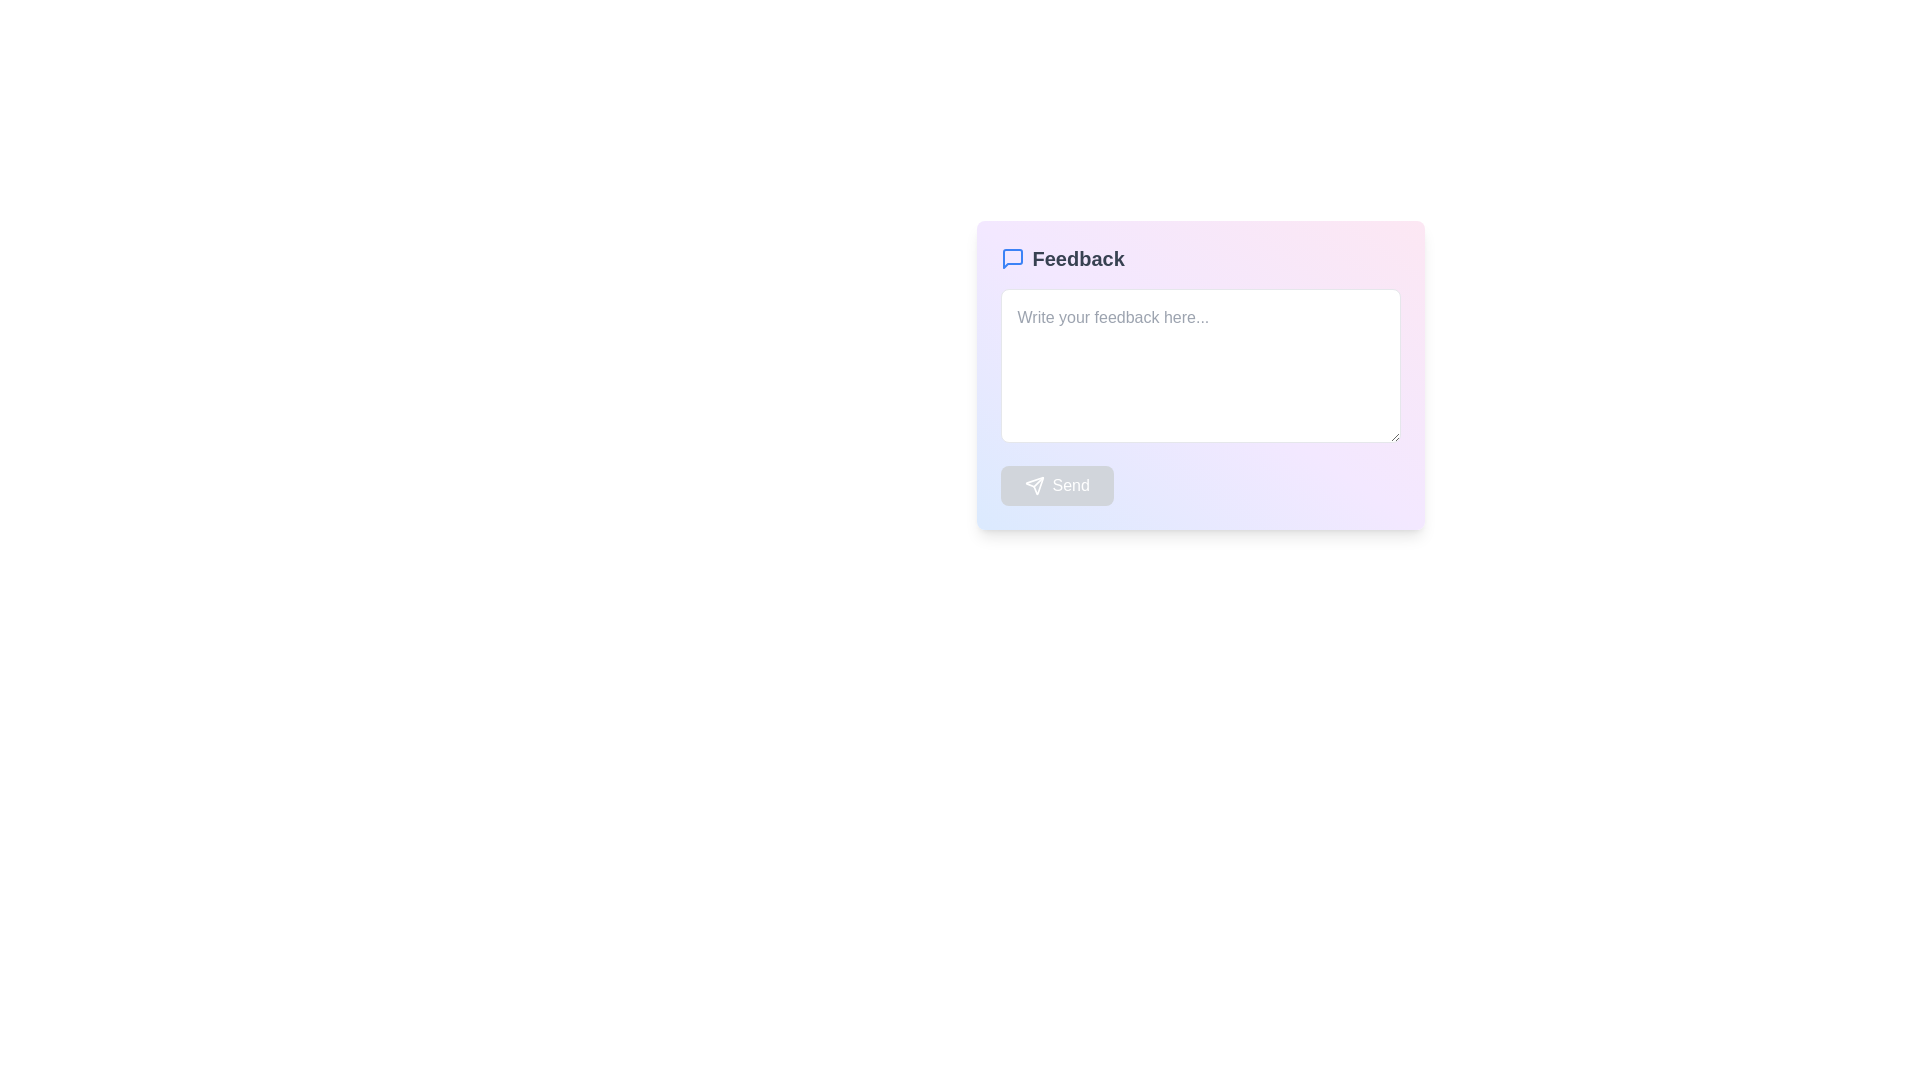  Describe the element at coordinates (1012, 257) in the screenshot. I see `the chat bubble icon located to the left of the 'Feedback' text in the feedback dialog box` at that location.